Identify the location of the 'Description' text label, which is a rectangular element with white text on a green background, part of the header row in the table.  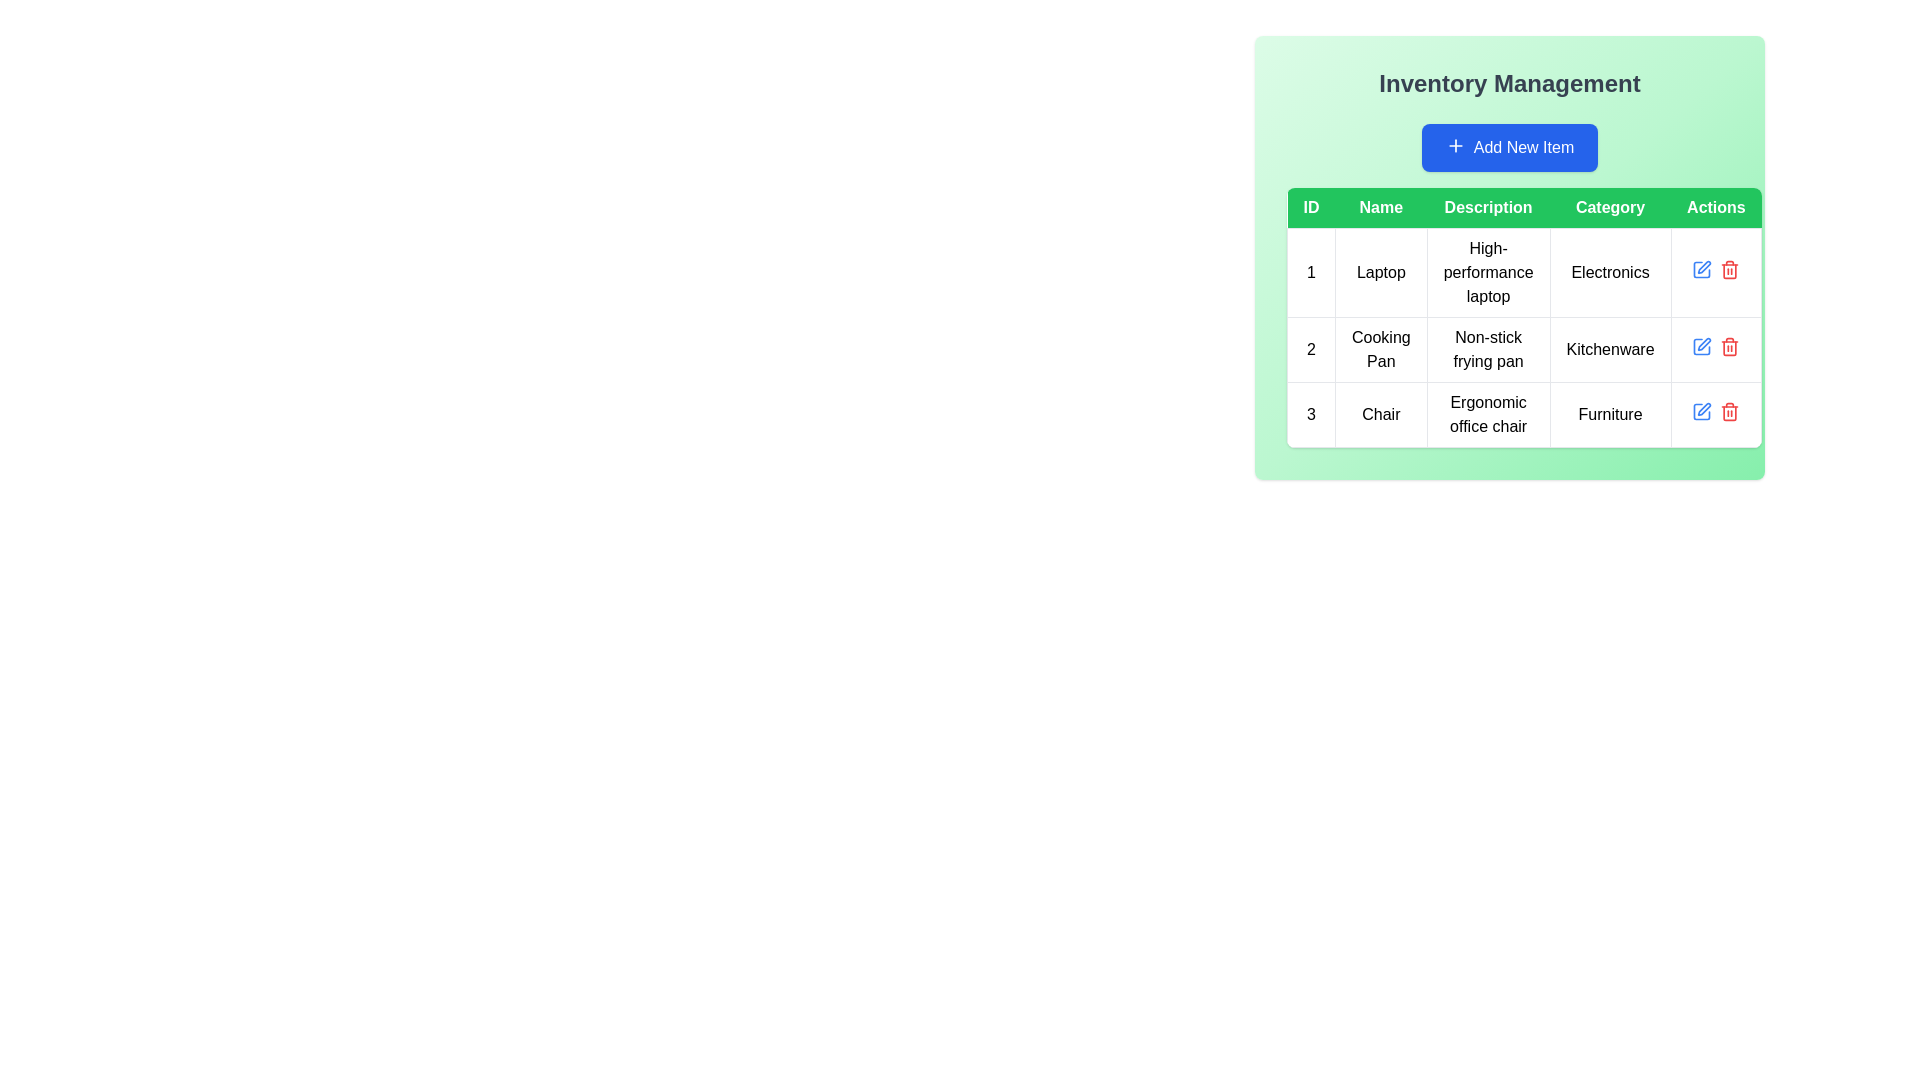
(1488, 208).